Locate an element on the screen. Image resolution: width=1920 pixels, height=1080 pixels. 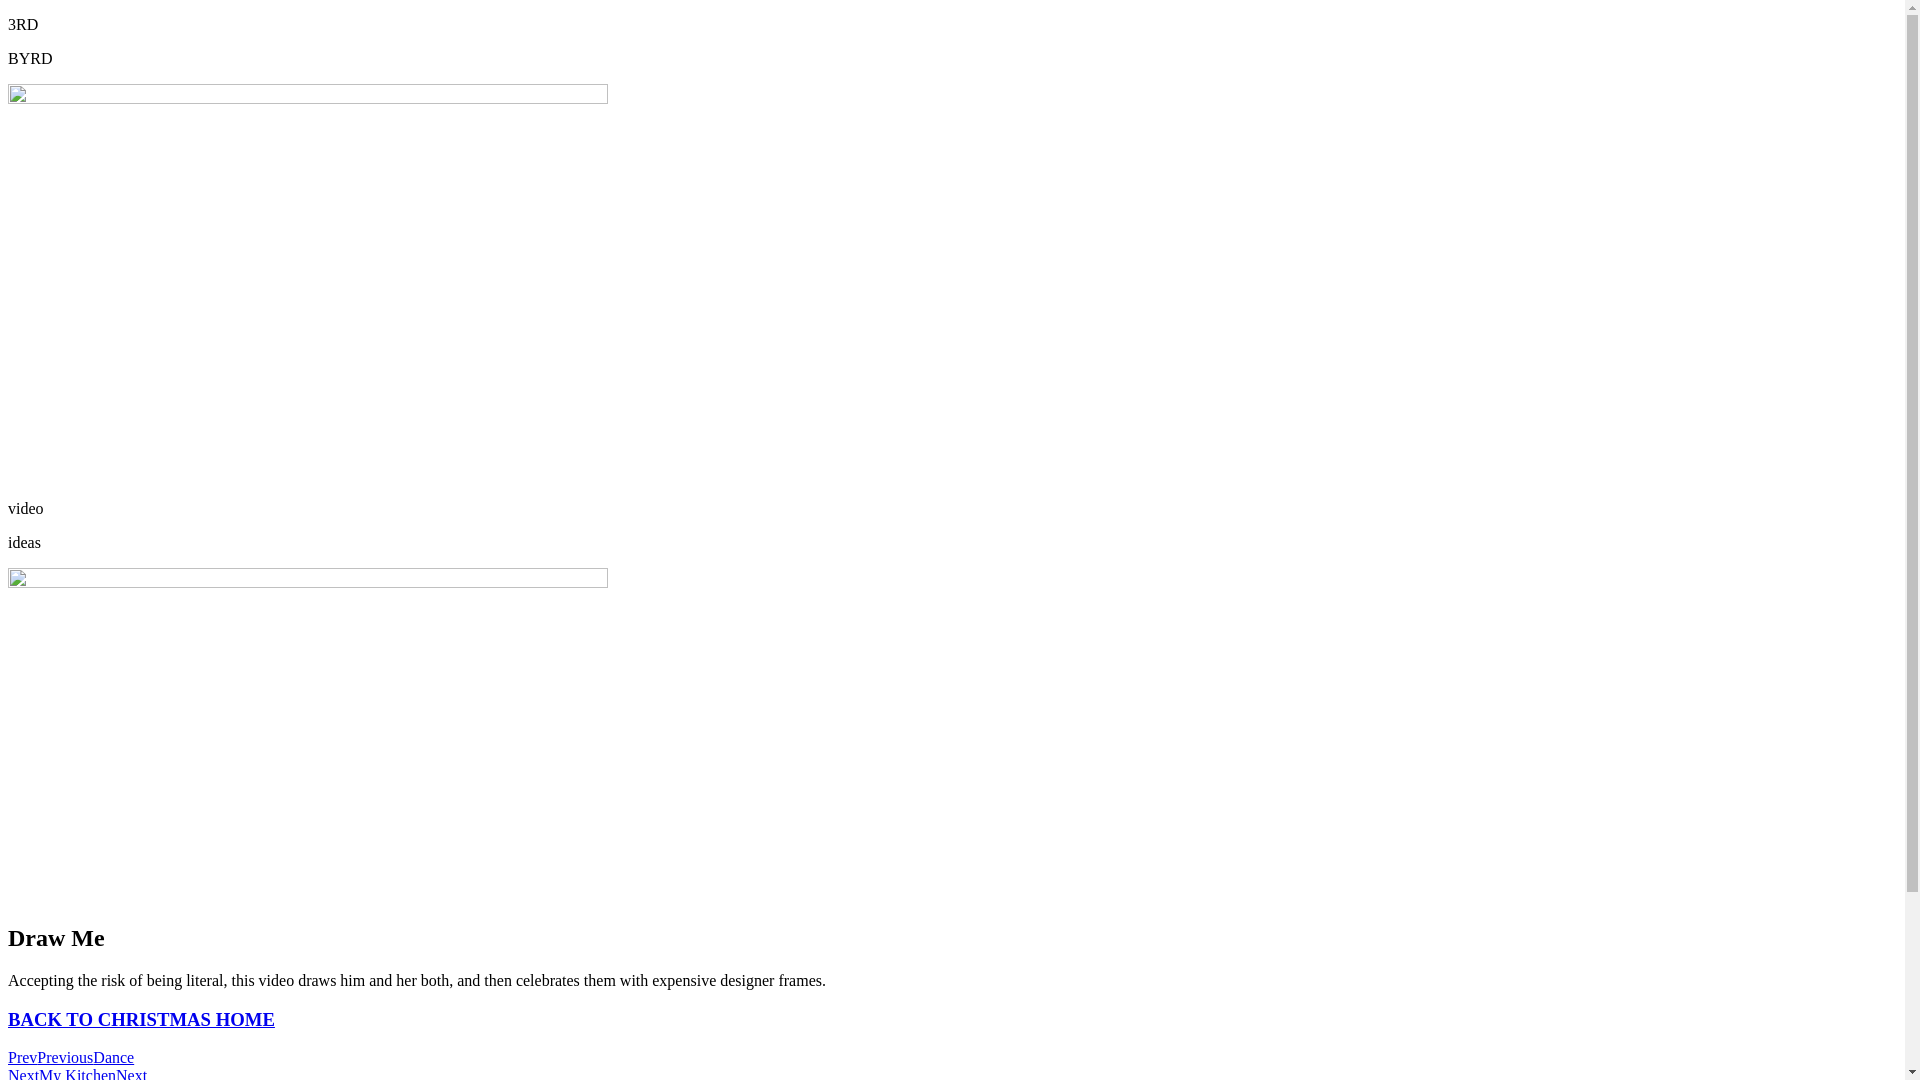
'PrevPreviousDance' is located at coordinates (71, 1056).